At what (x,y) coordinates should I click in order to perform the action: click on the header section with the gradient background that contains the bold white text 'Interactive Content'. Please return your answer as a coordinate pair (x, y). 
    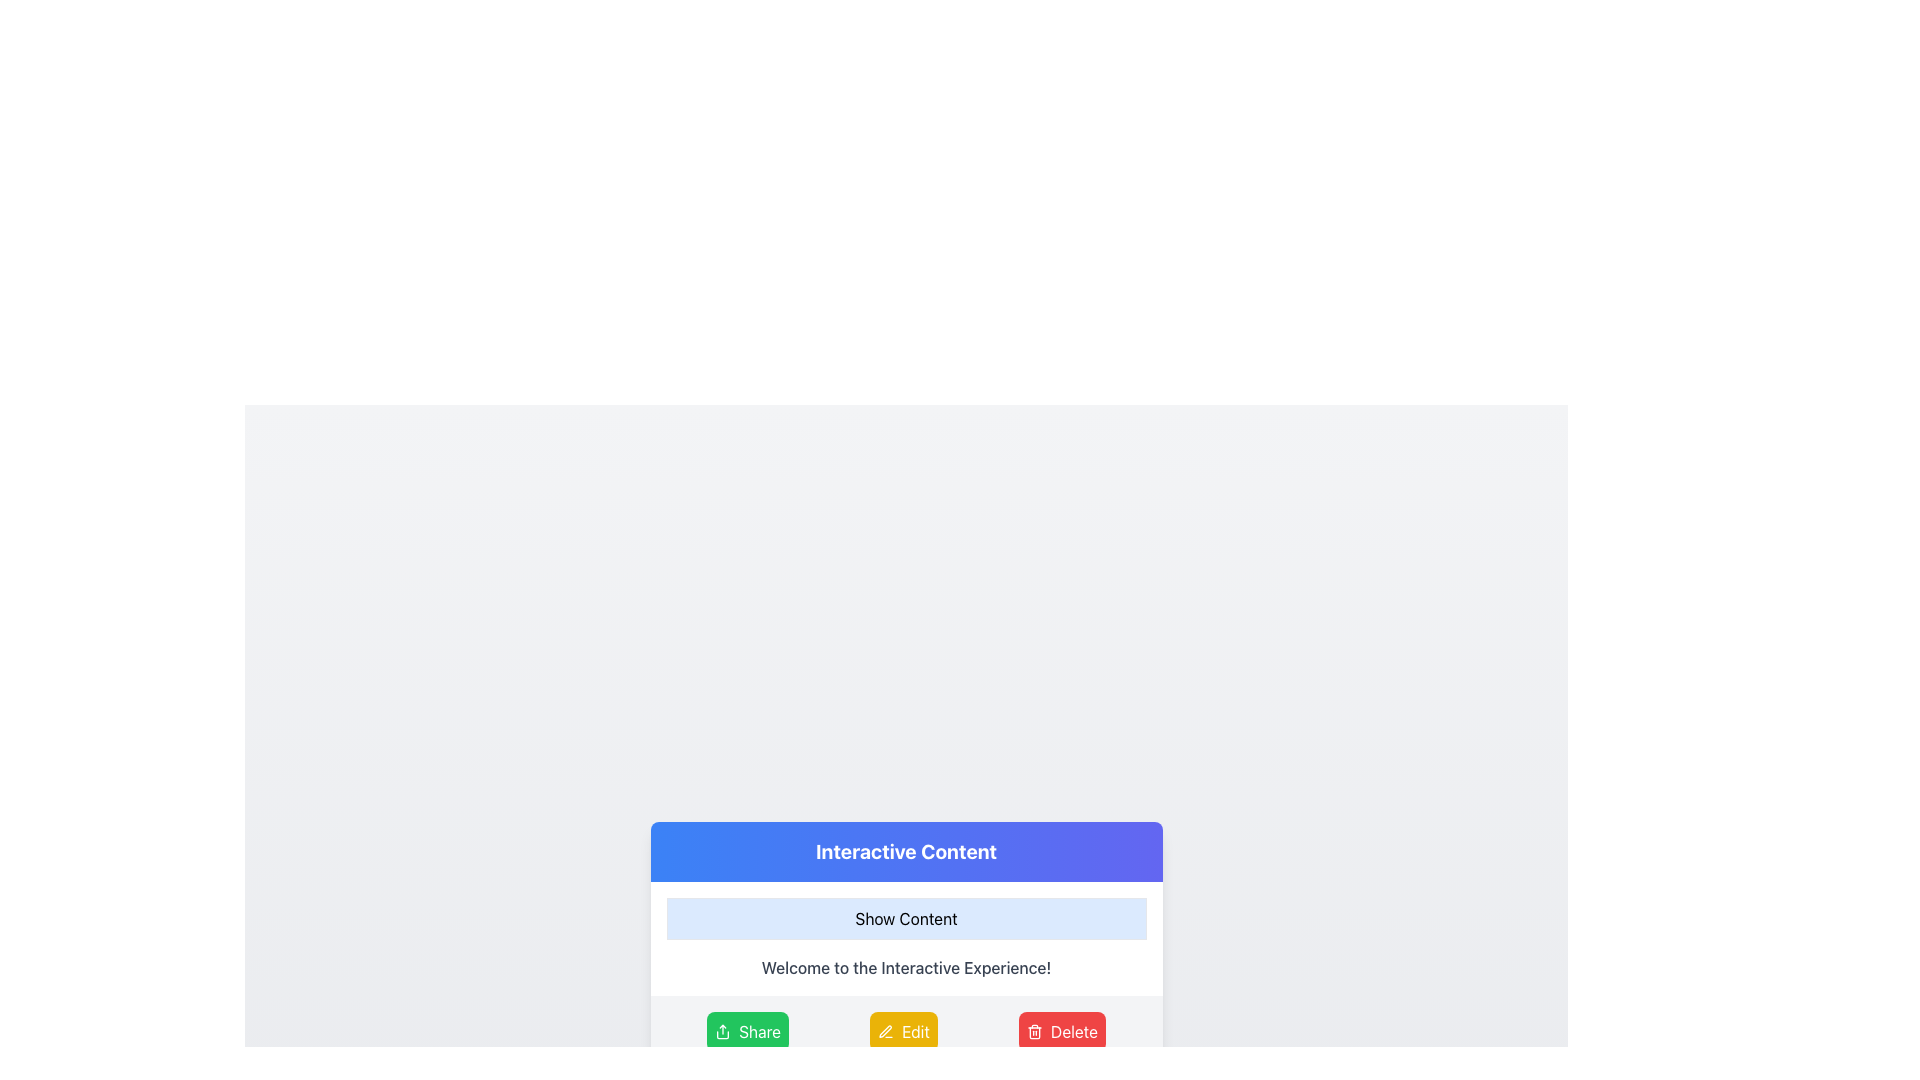
    Looking at the image, I should click on (905, 852).